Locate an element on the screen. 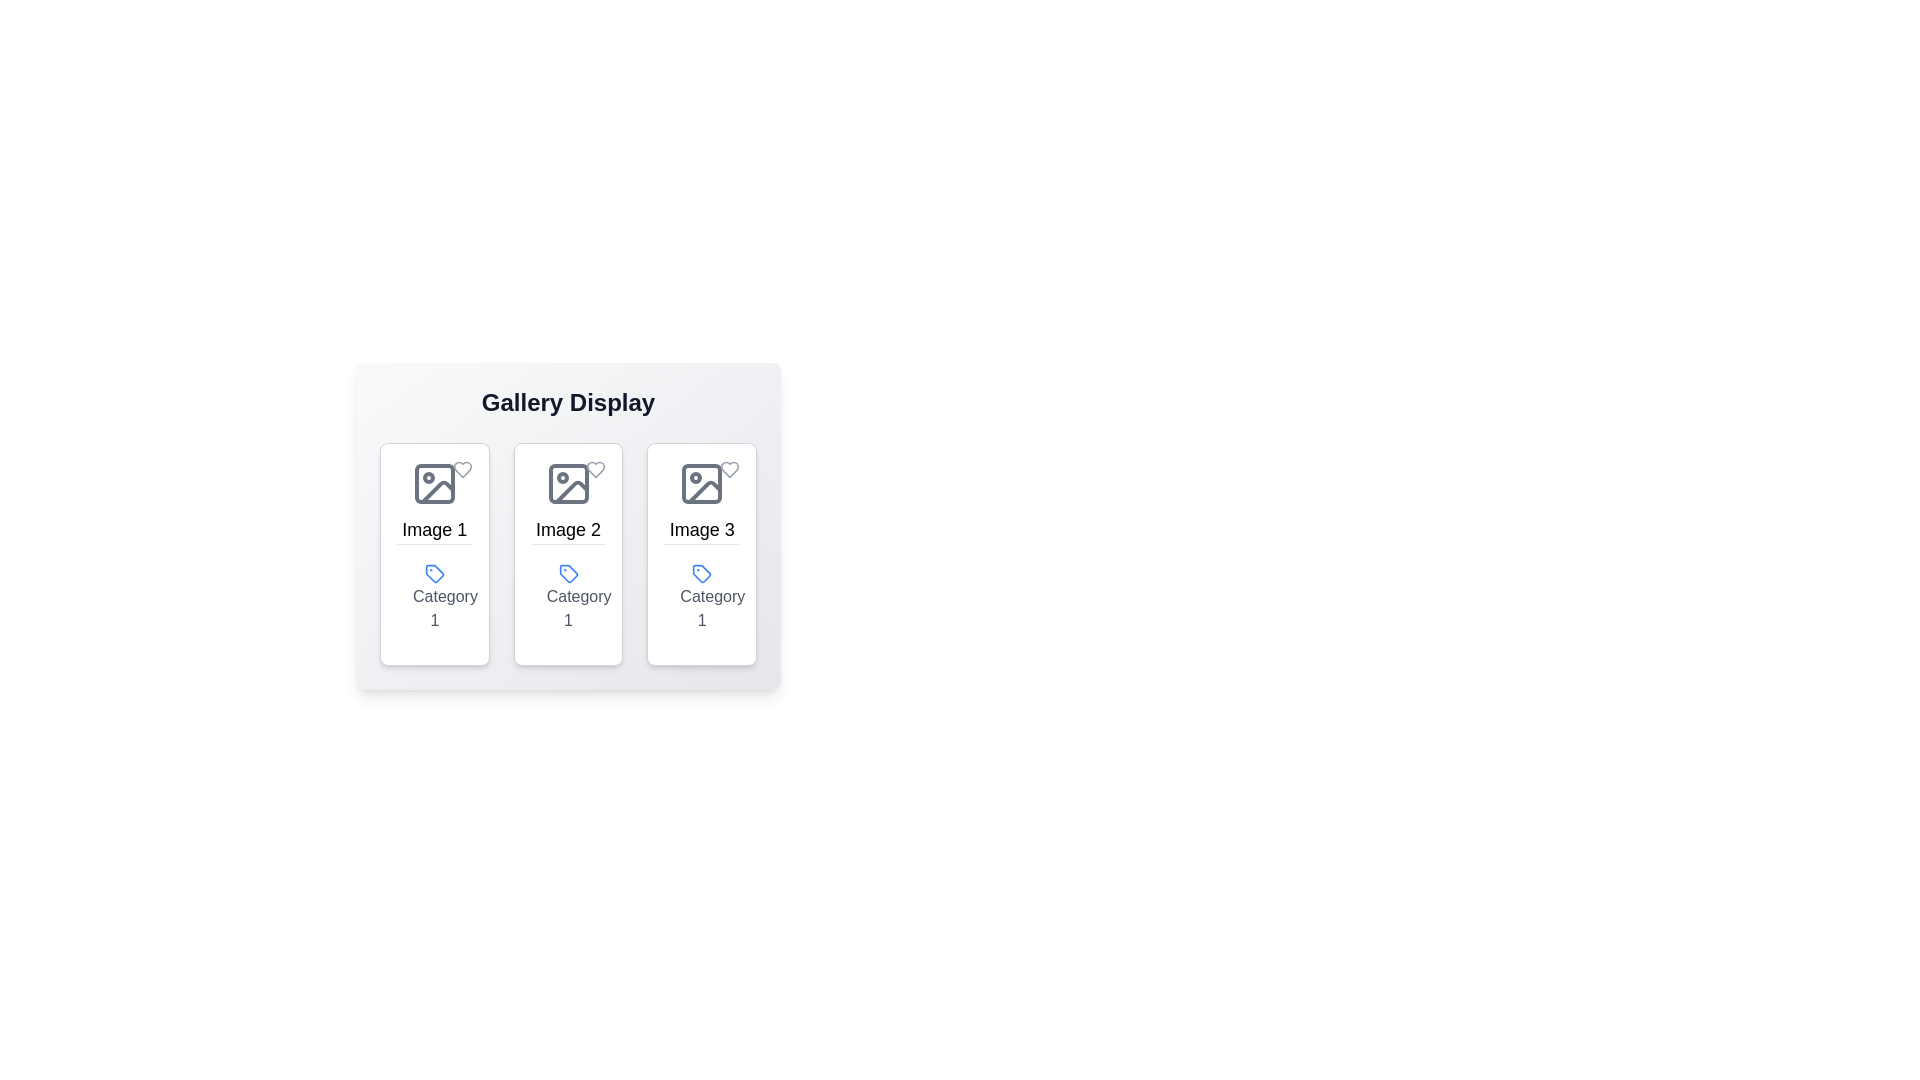  the text label that categorizes or describes the item in the second card, positioned beneath the image illustration and a blue tag icon in the middle column of a three-column layout is located at coordinates (578, 607).